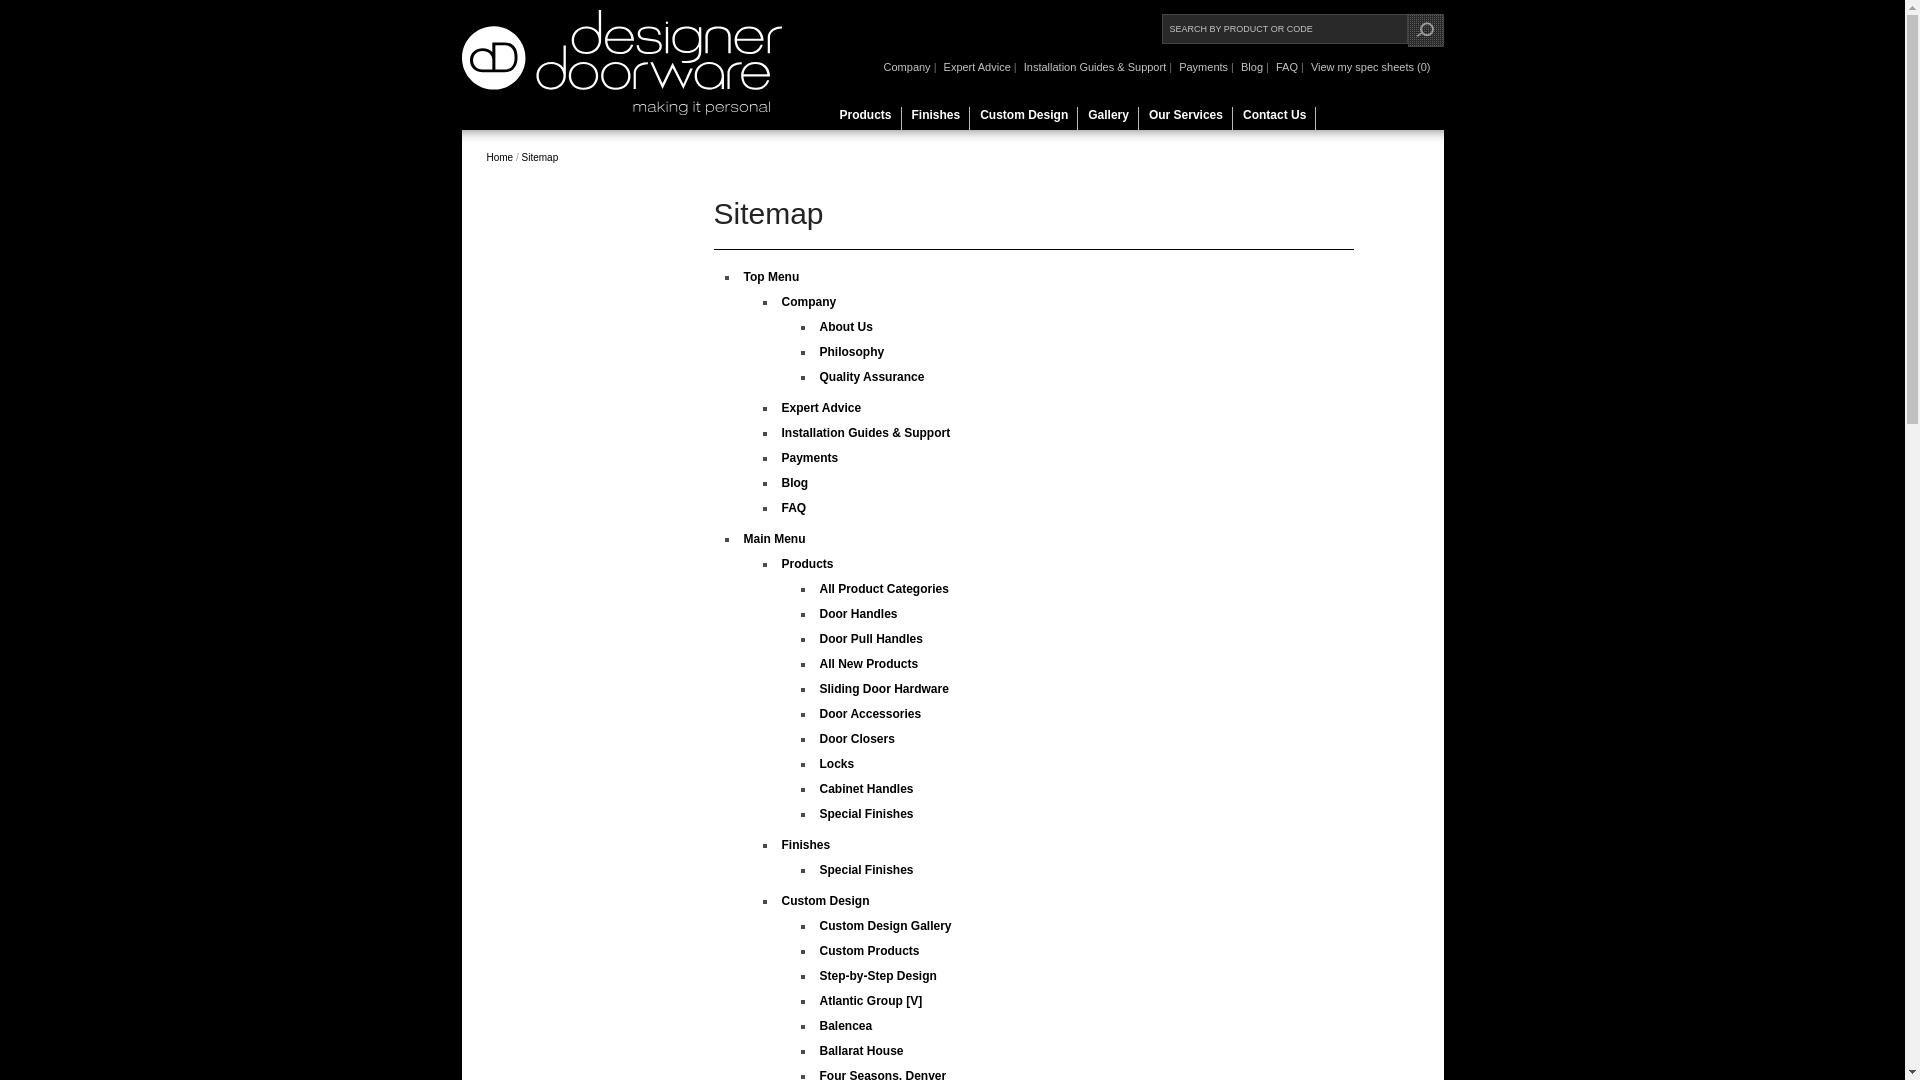 The height and width of the screenshot is (1080, 1920). What do you see at coordinates (820, 588) in the screenshot?
I see `'All Product Categories'` at bounding box center [820, 588].